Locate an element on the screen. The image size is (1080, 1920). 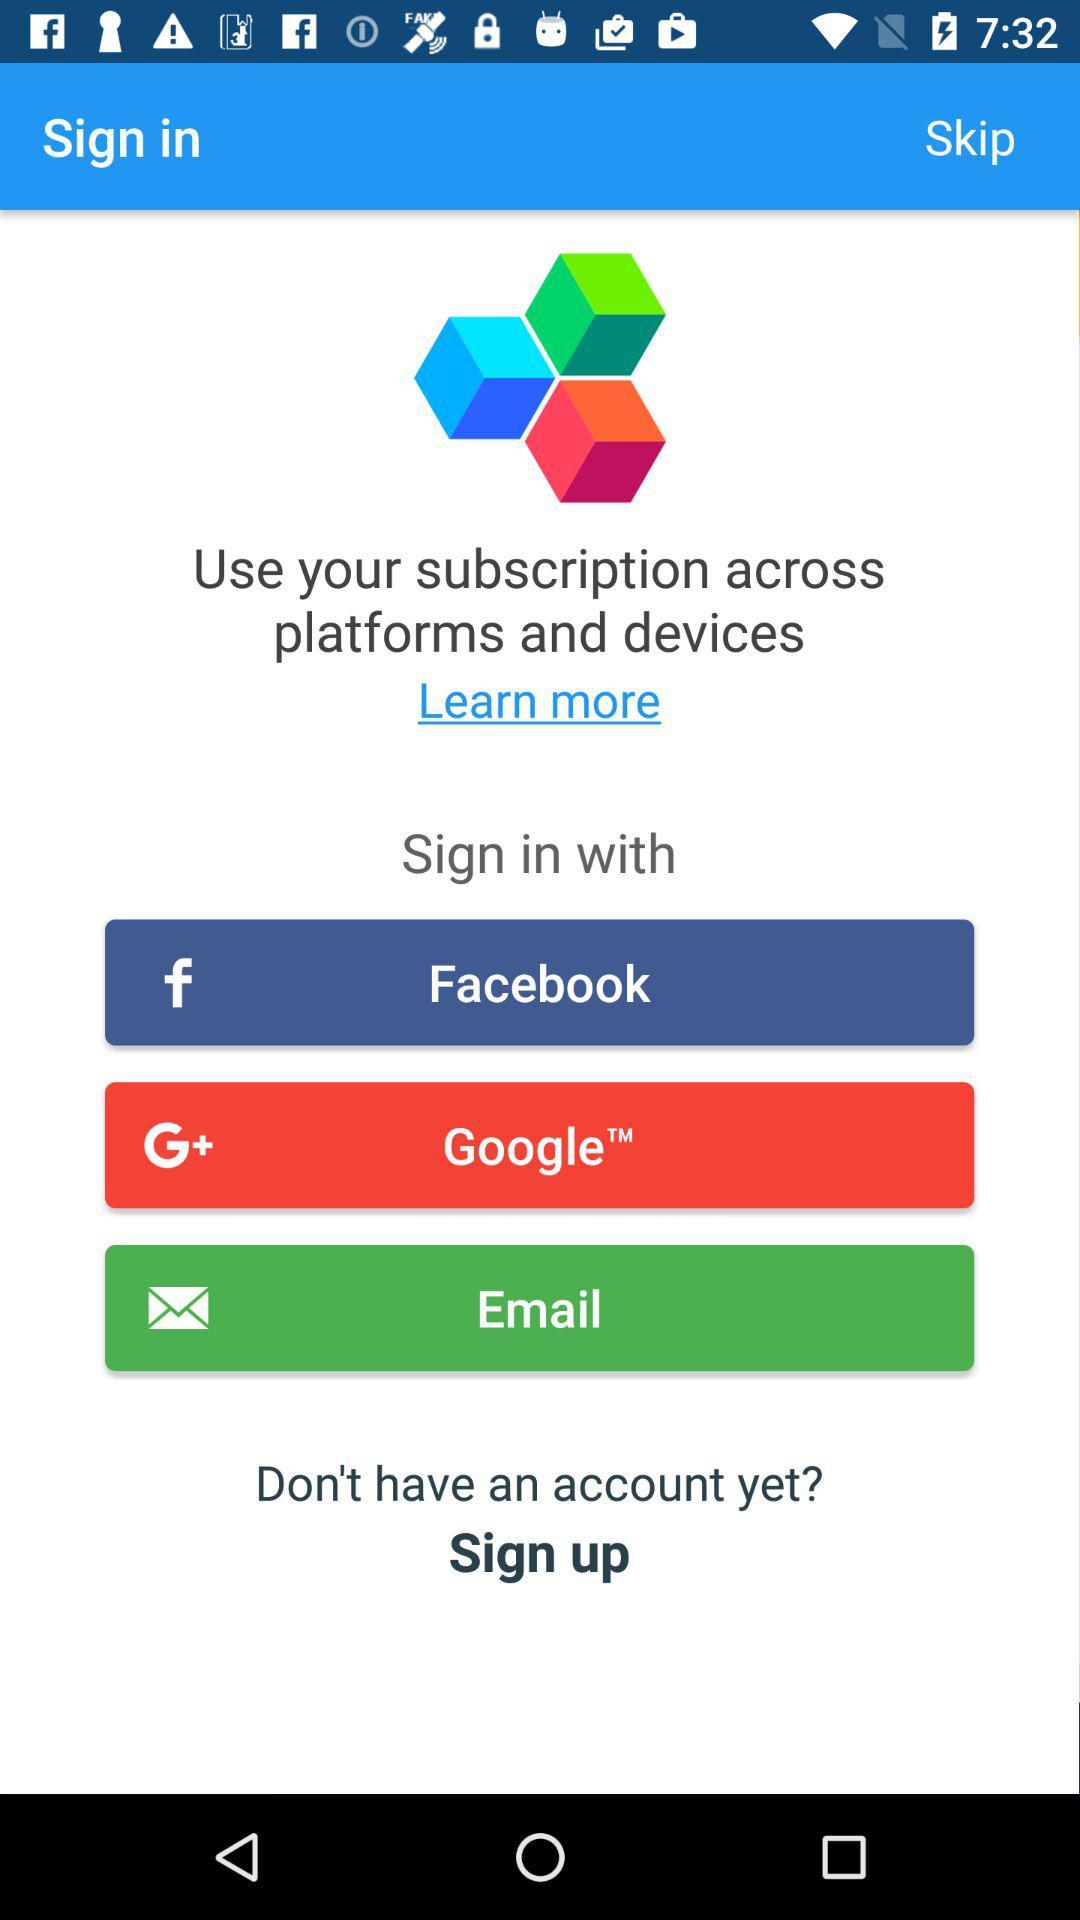
the learn more is located at coordinates (538, 699).